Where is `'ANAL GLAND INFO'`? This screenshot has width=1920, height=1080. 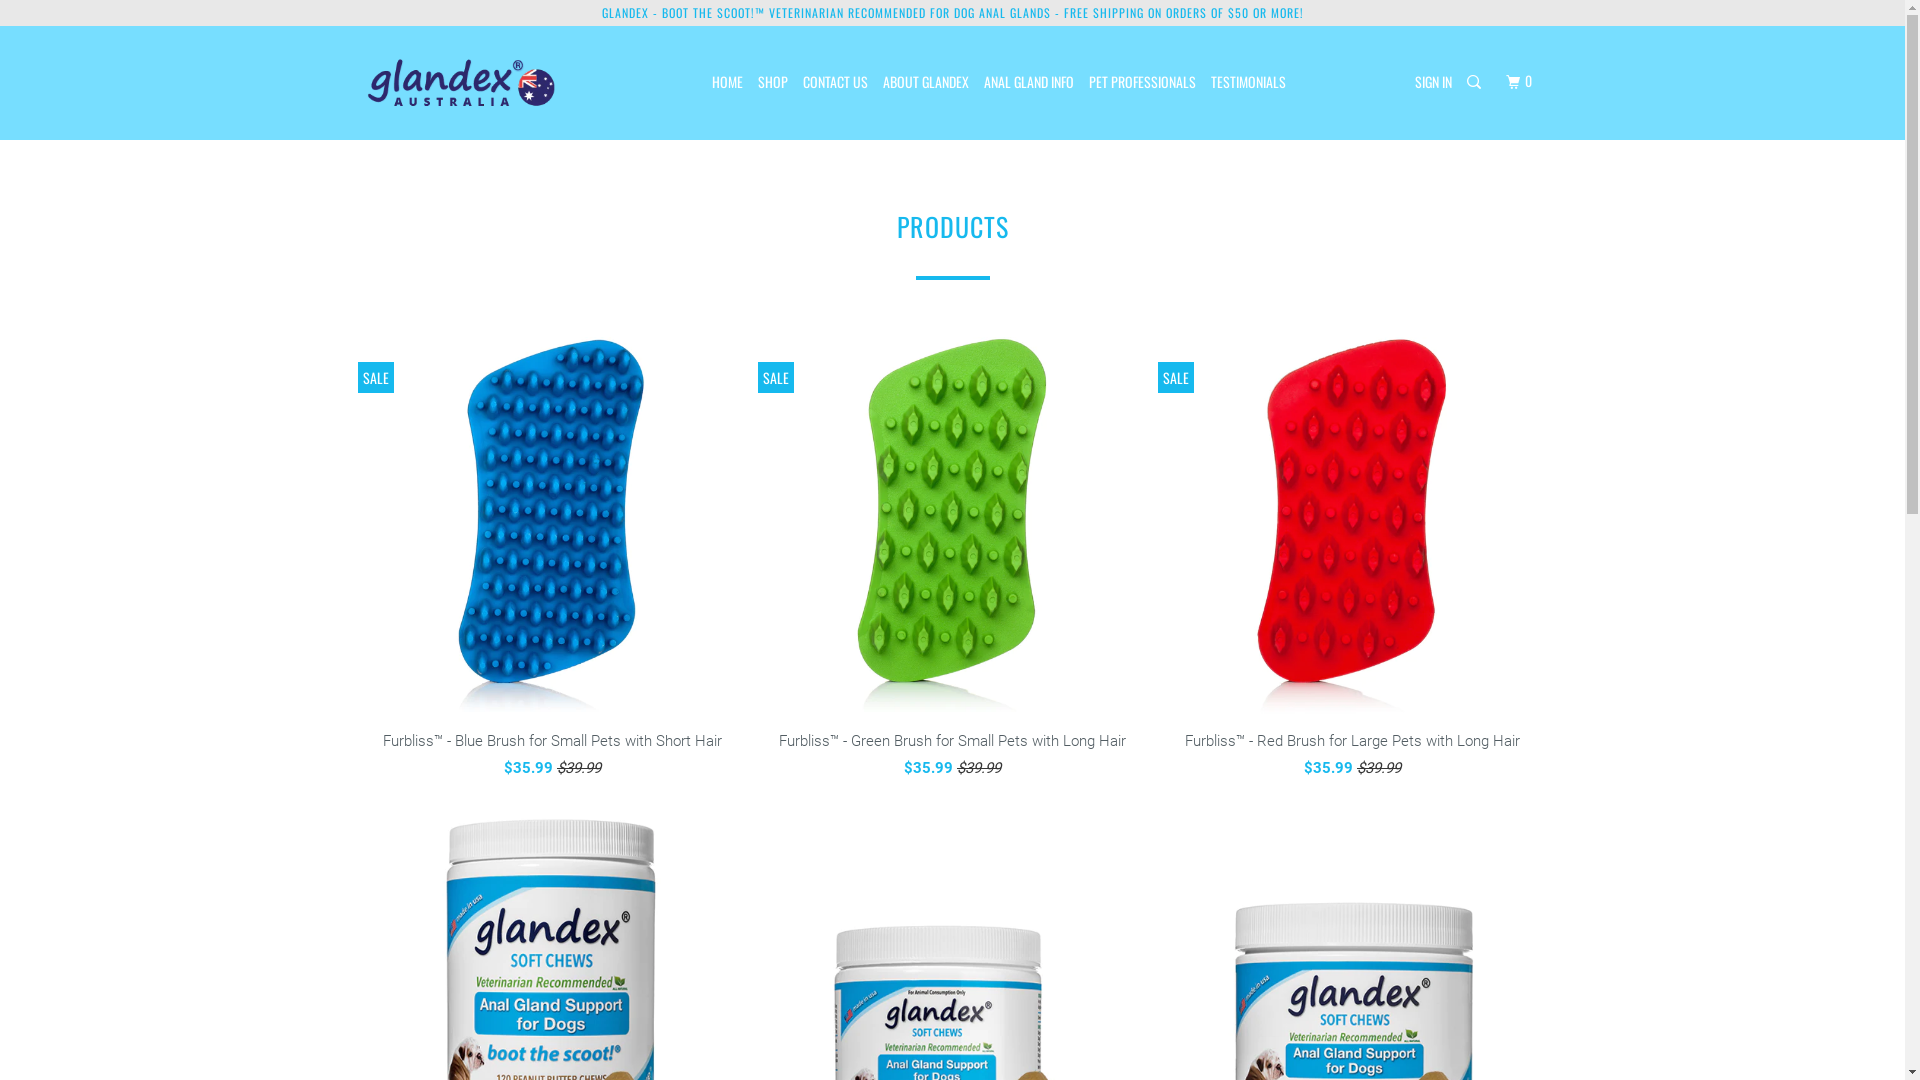
'ANAL GLAND INFO' is located at coordinates (1028, 80).